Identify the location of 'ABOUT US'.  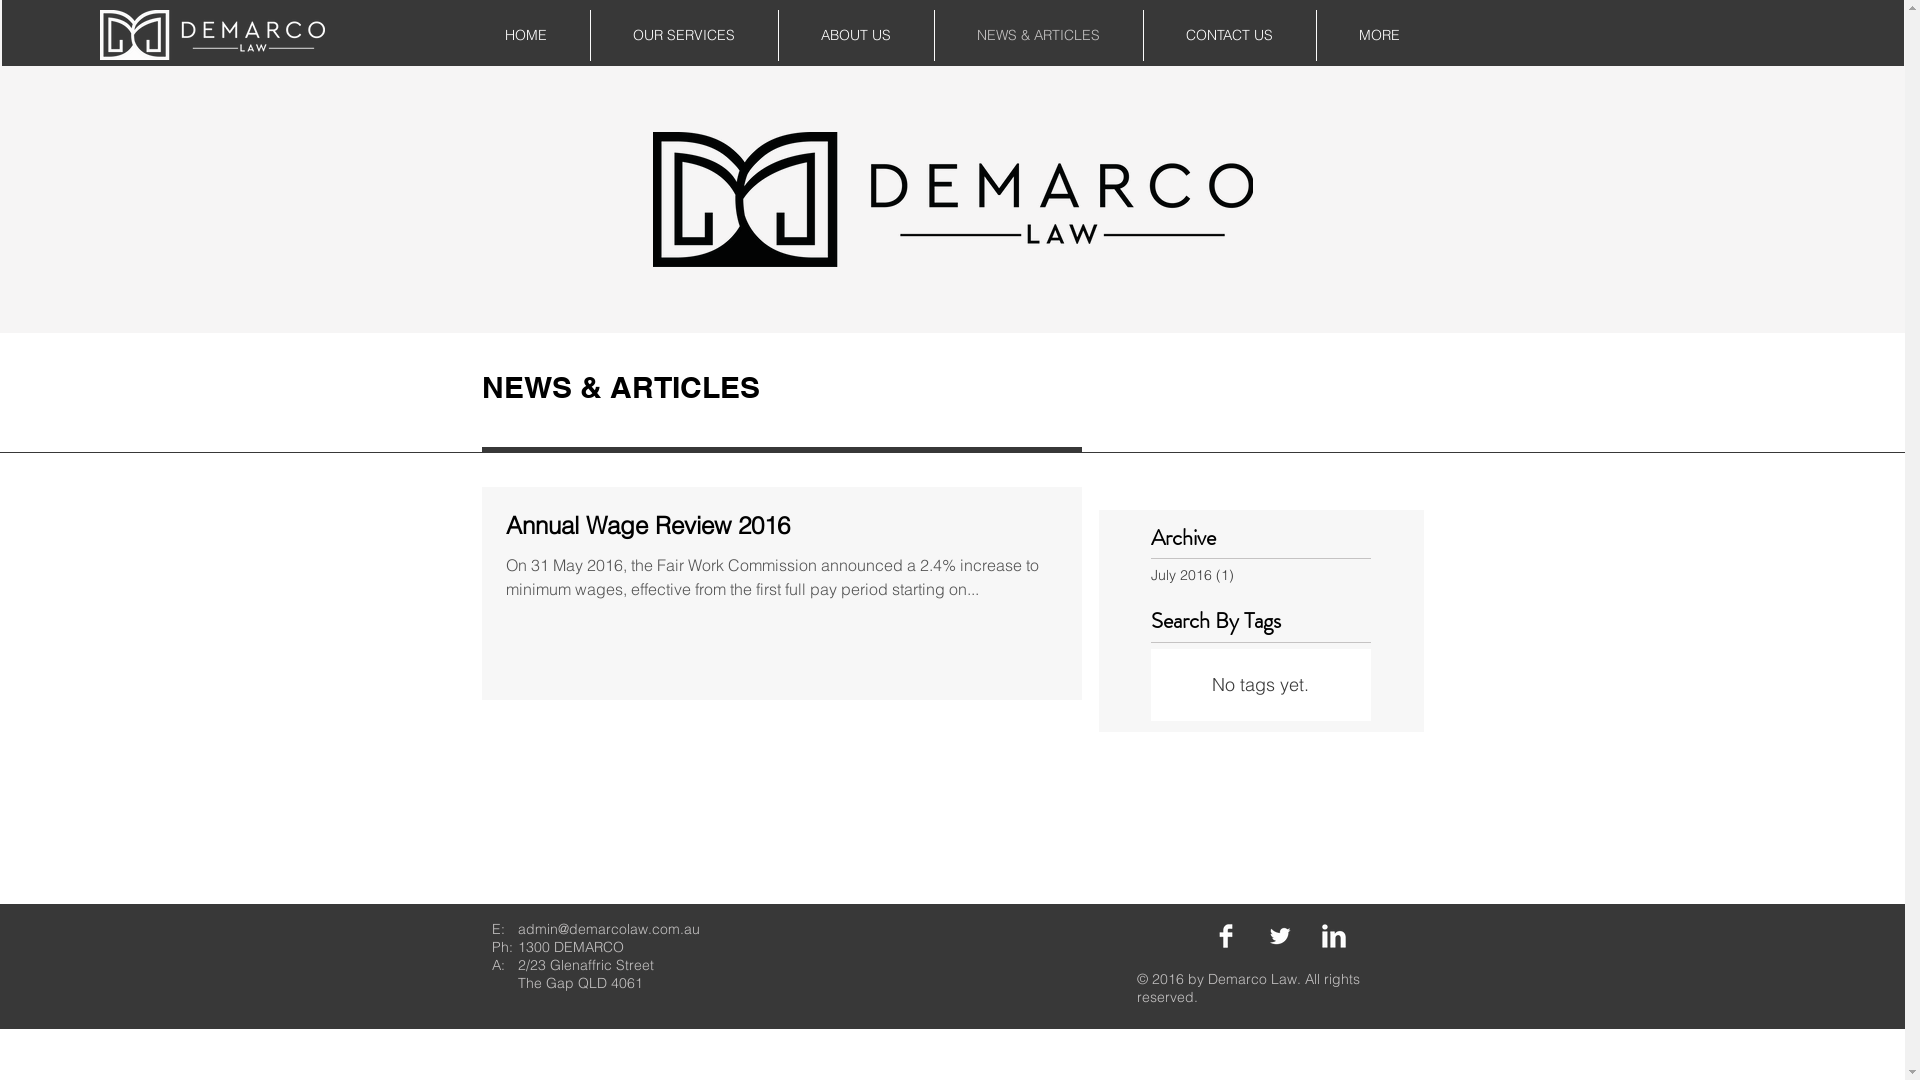
(855, 35).